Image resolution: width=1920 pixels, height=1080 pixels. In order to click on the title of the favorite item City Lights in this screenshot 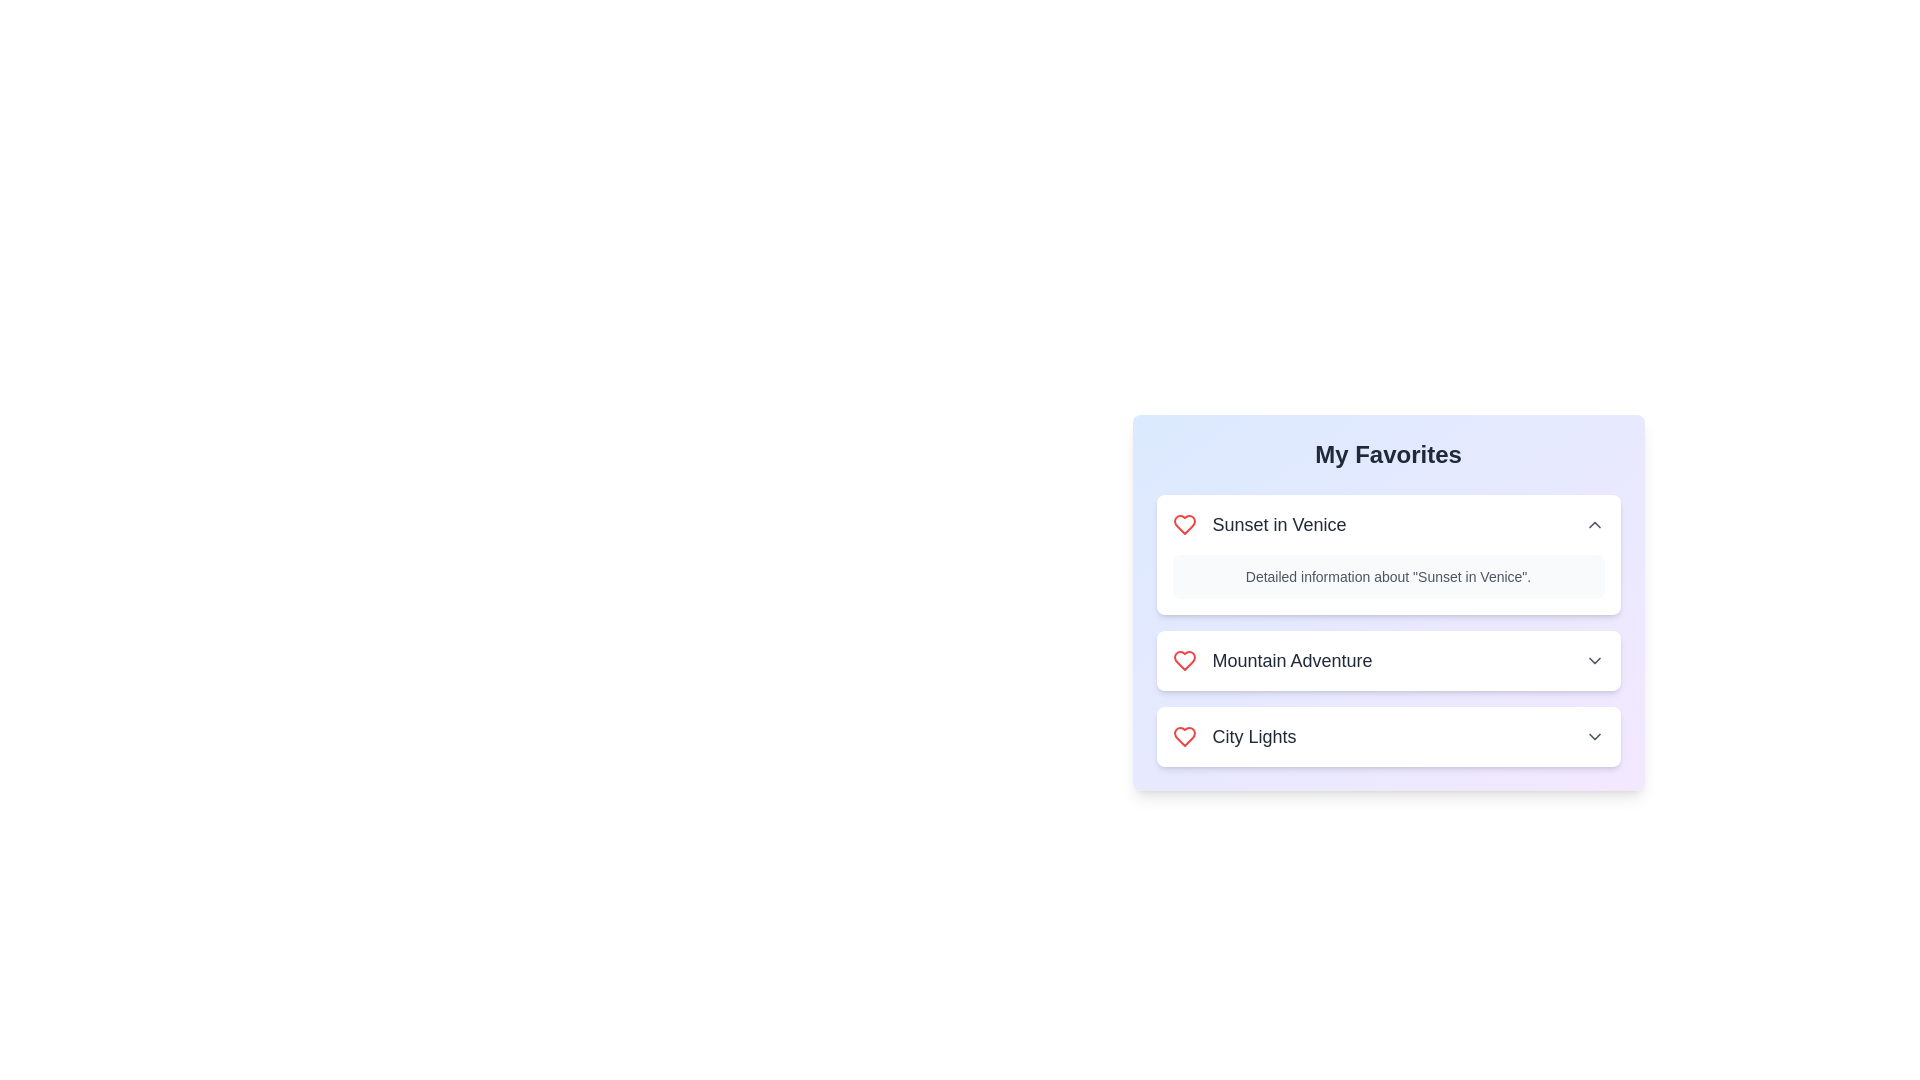, I will do `click(1233, 736)`.